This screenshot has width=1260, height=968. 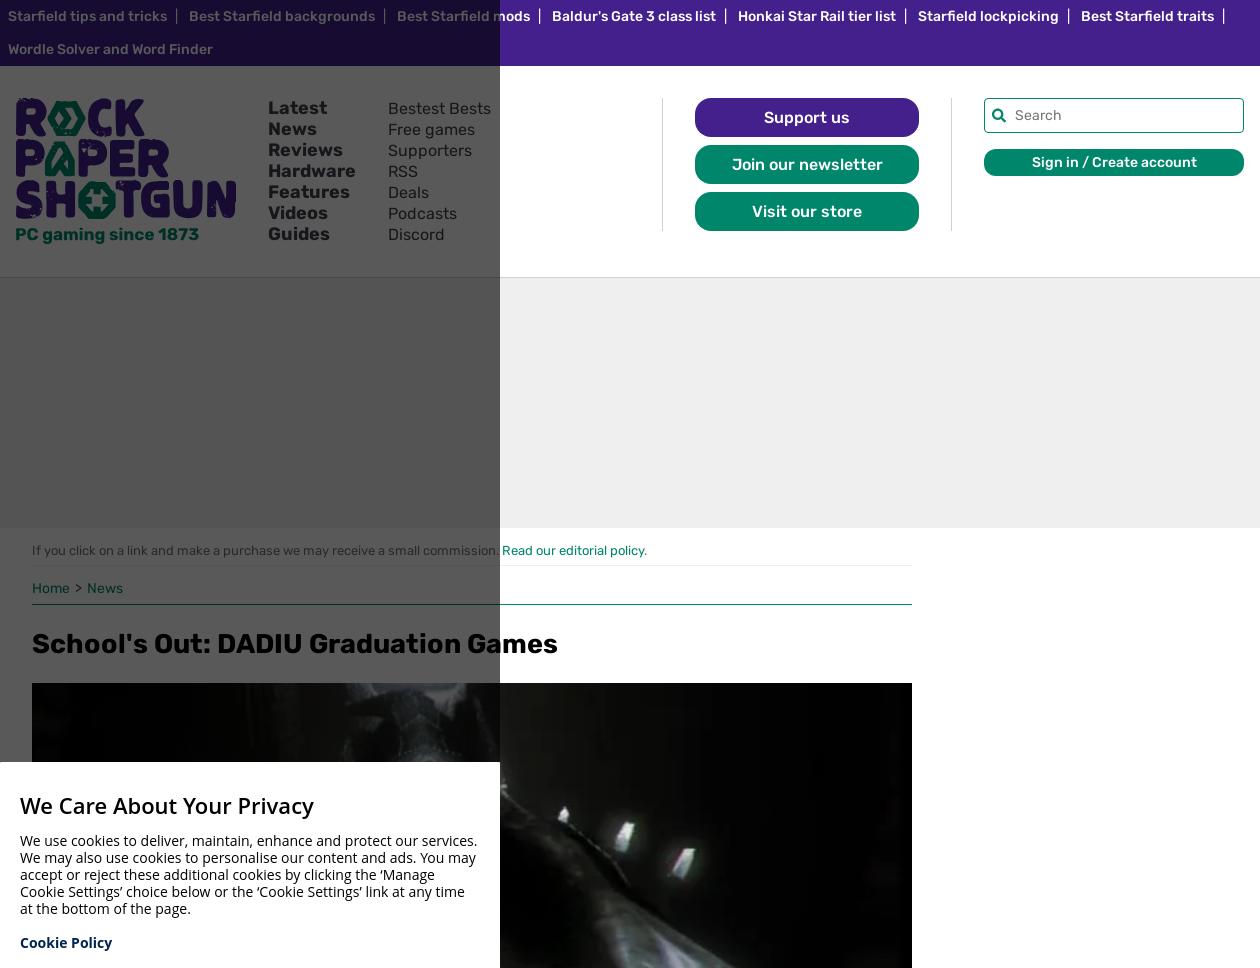 I want to click on '.', so click(x=643, y=549).